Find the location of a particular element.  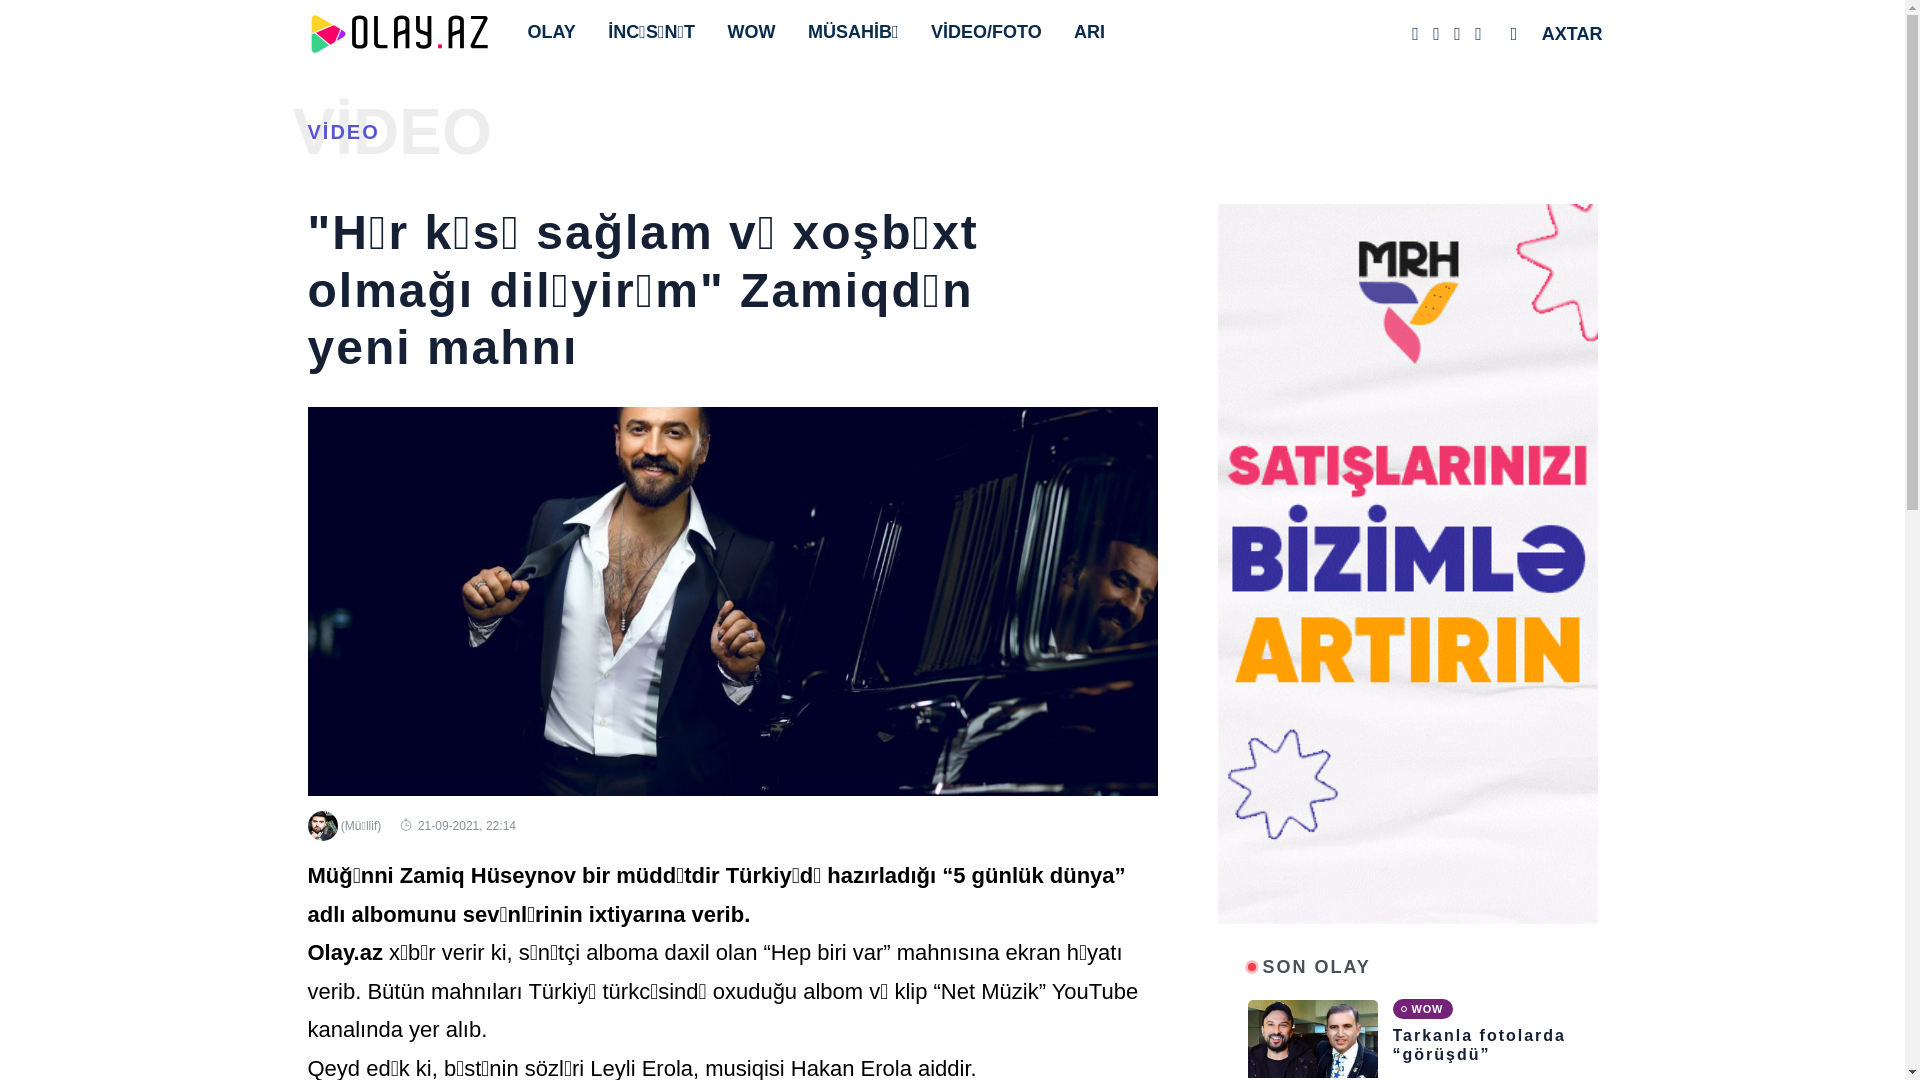

'OLAY' is located at coordinates (556, 31).